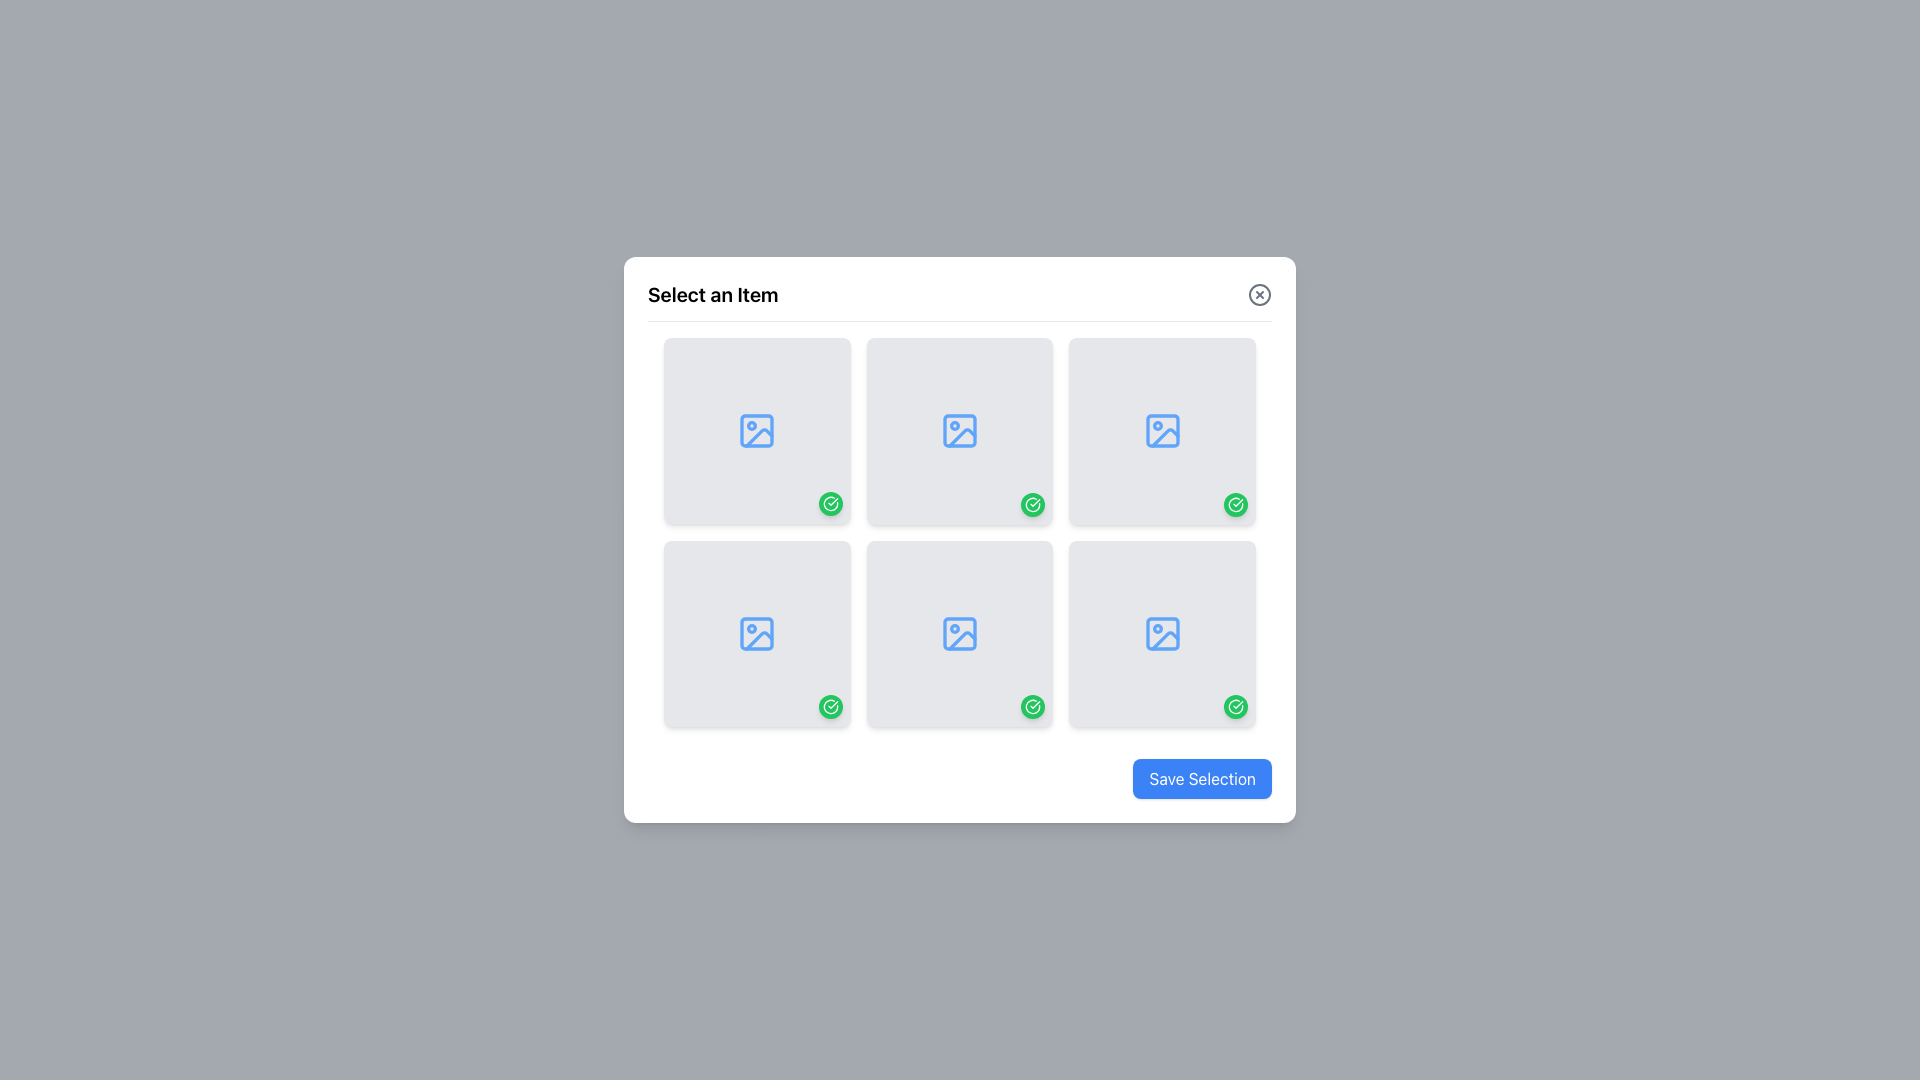 The height and width of the screenshot is (1080, 1920). I want to click on the small rectangular SVG graphical component with rounded corners, styled with a blue outline, located in the second row and second column of the grid layout, so click(960, 430).